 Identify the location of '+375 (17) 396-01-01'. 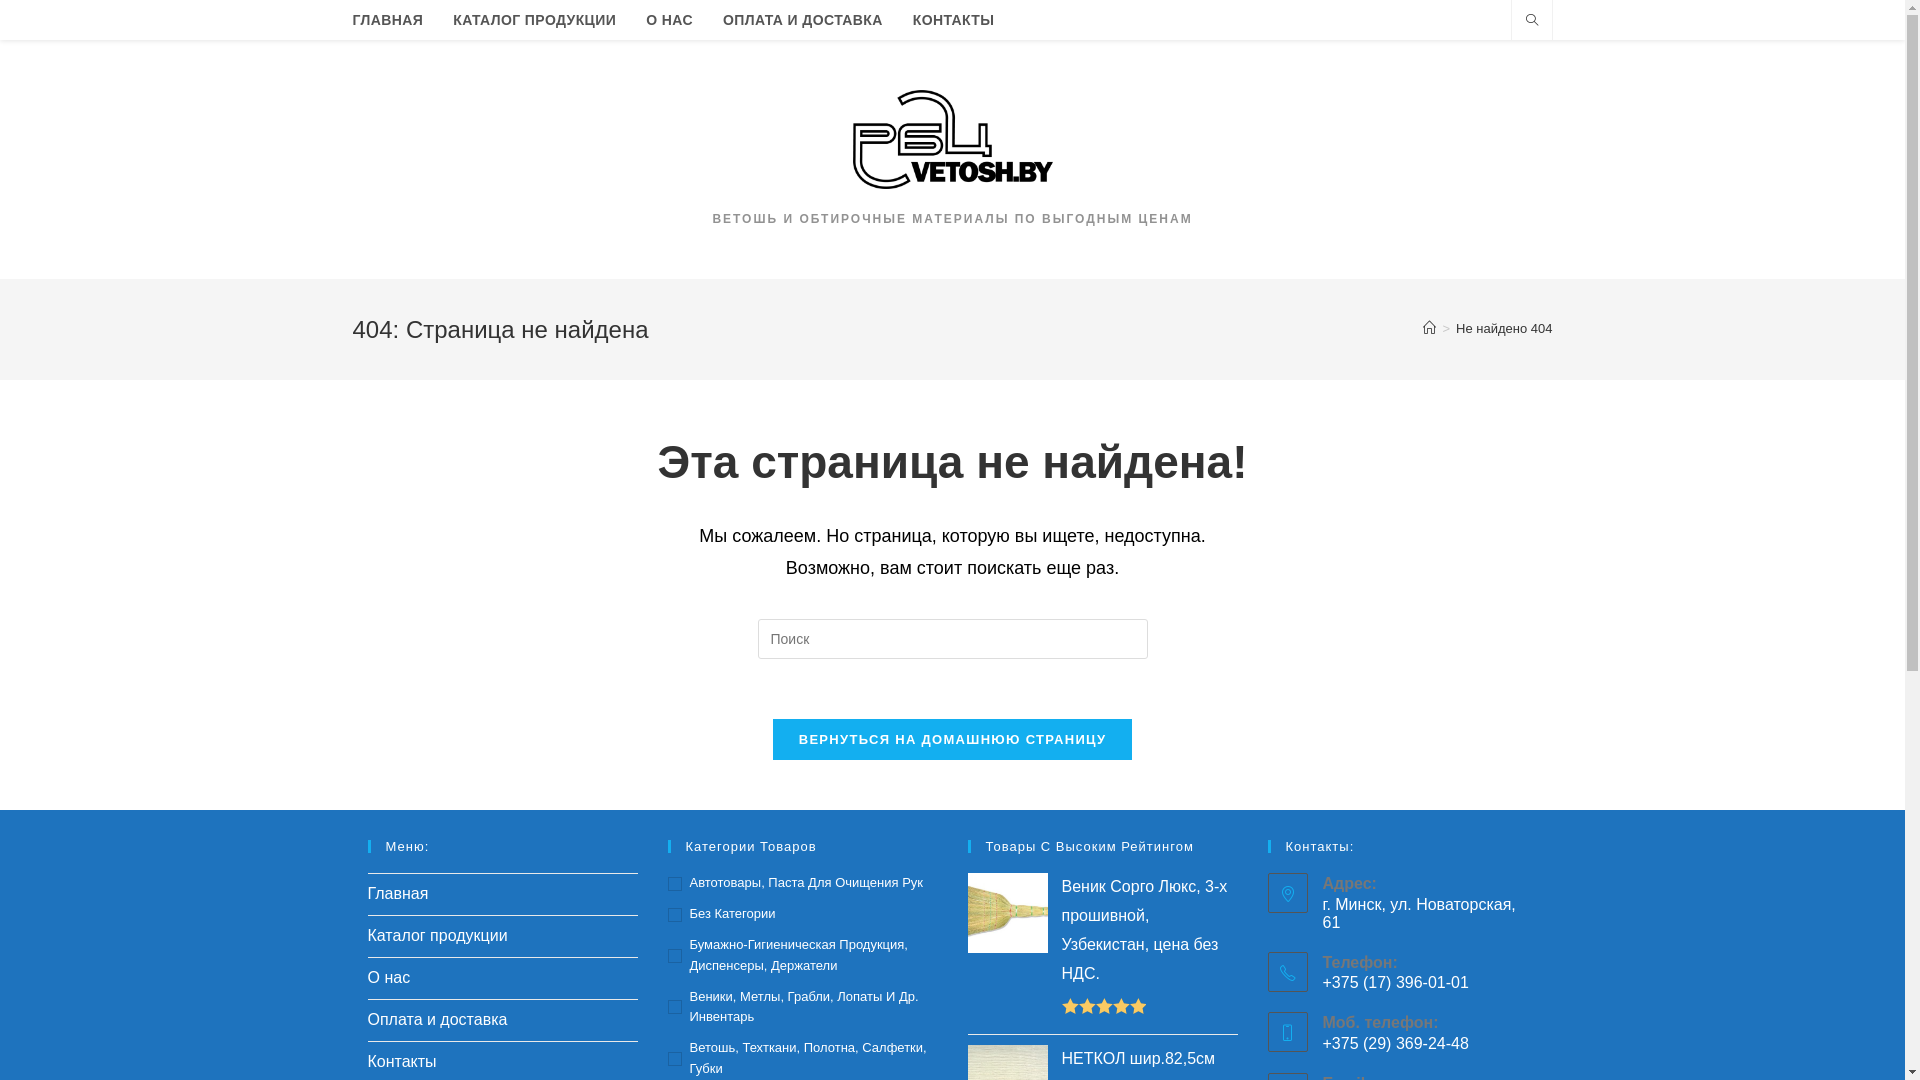
(1321, 982).